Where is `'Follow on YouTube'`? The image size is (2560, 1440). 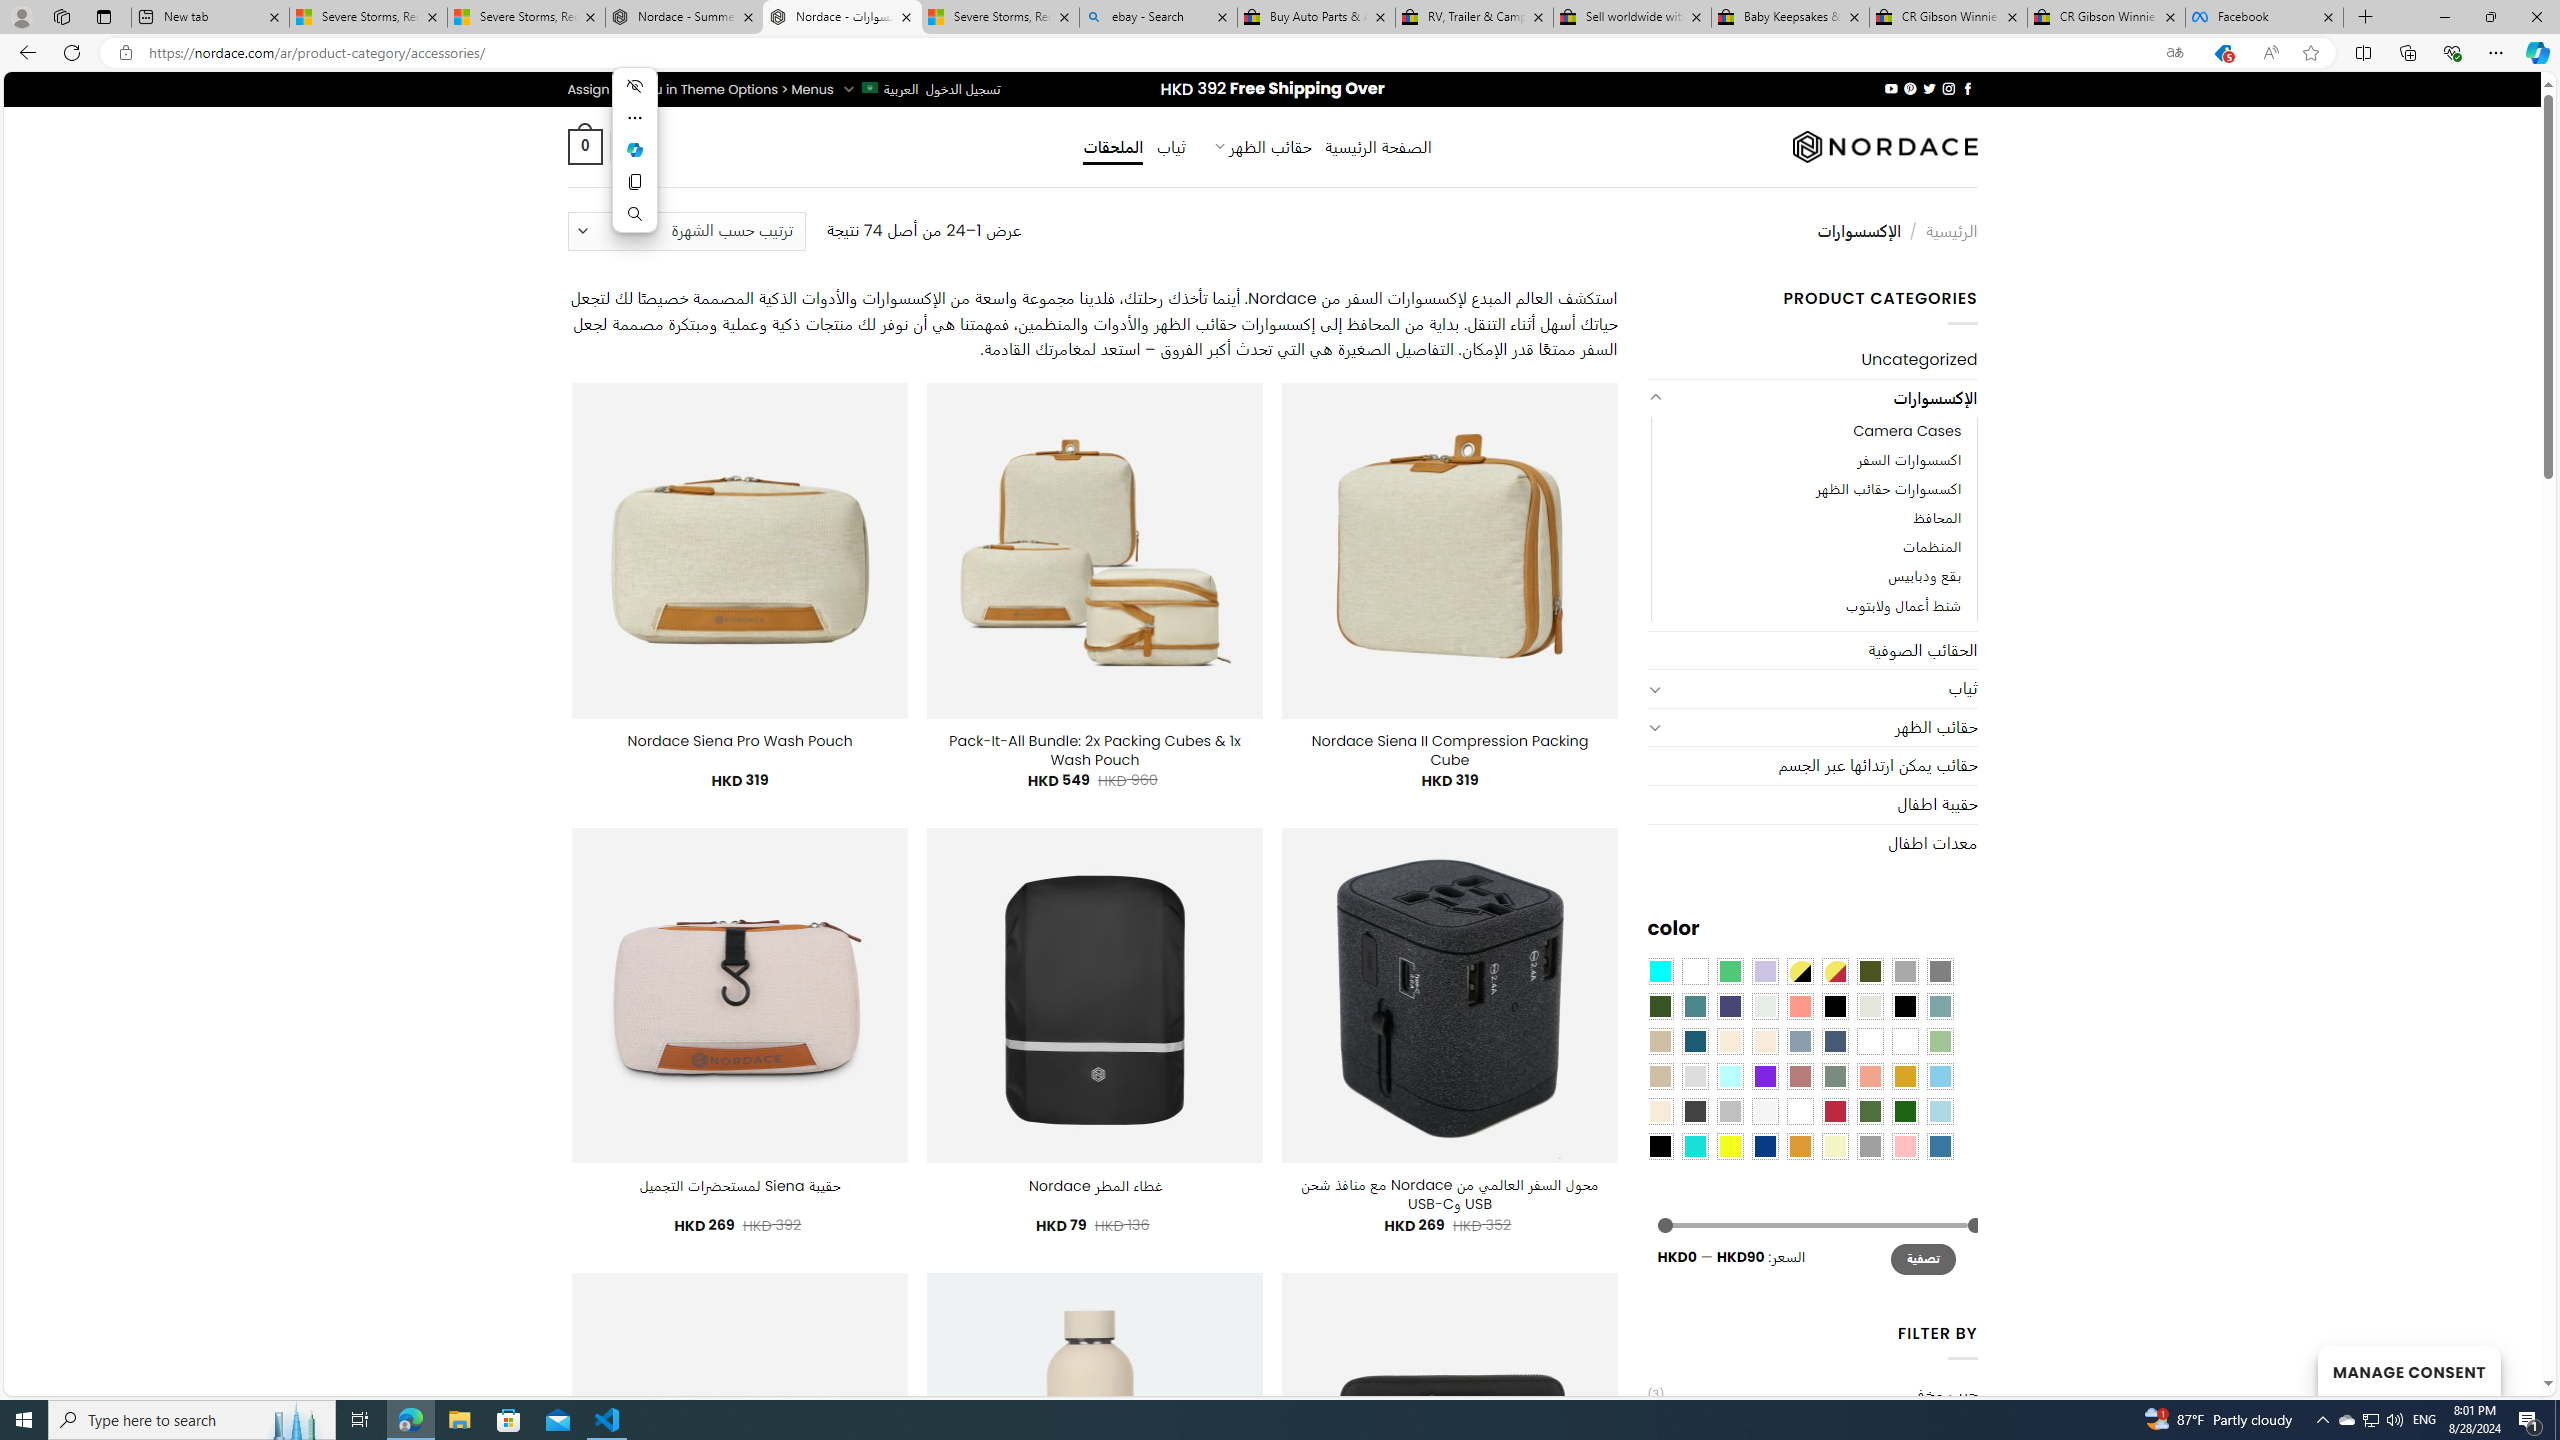 'Follow on YouTube' is located at coordinates (1890, 88).